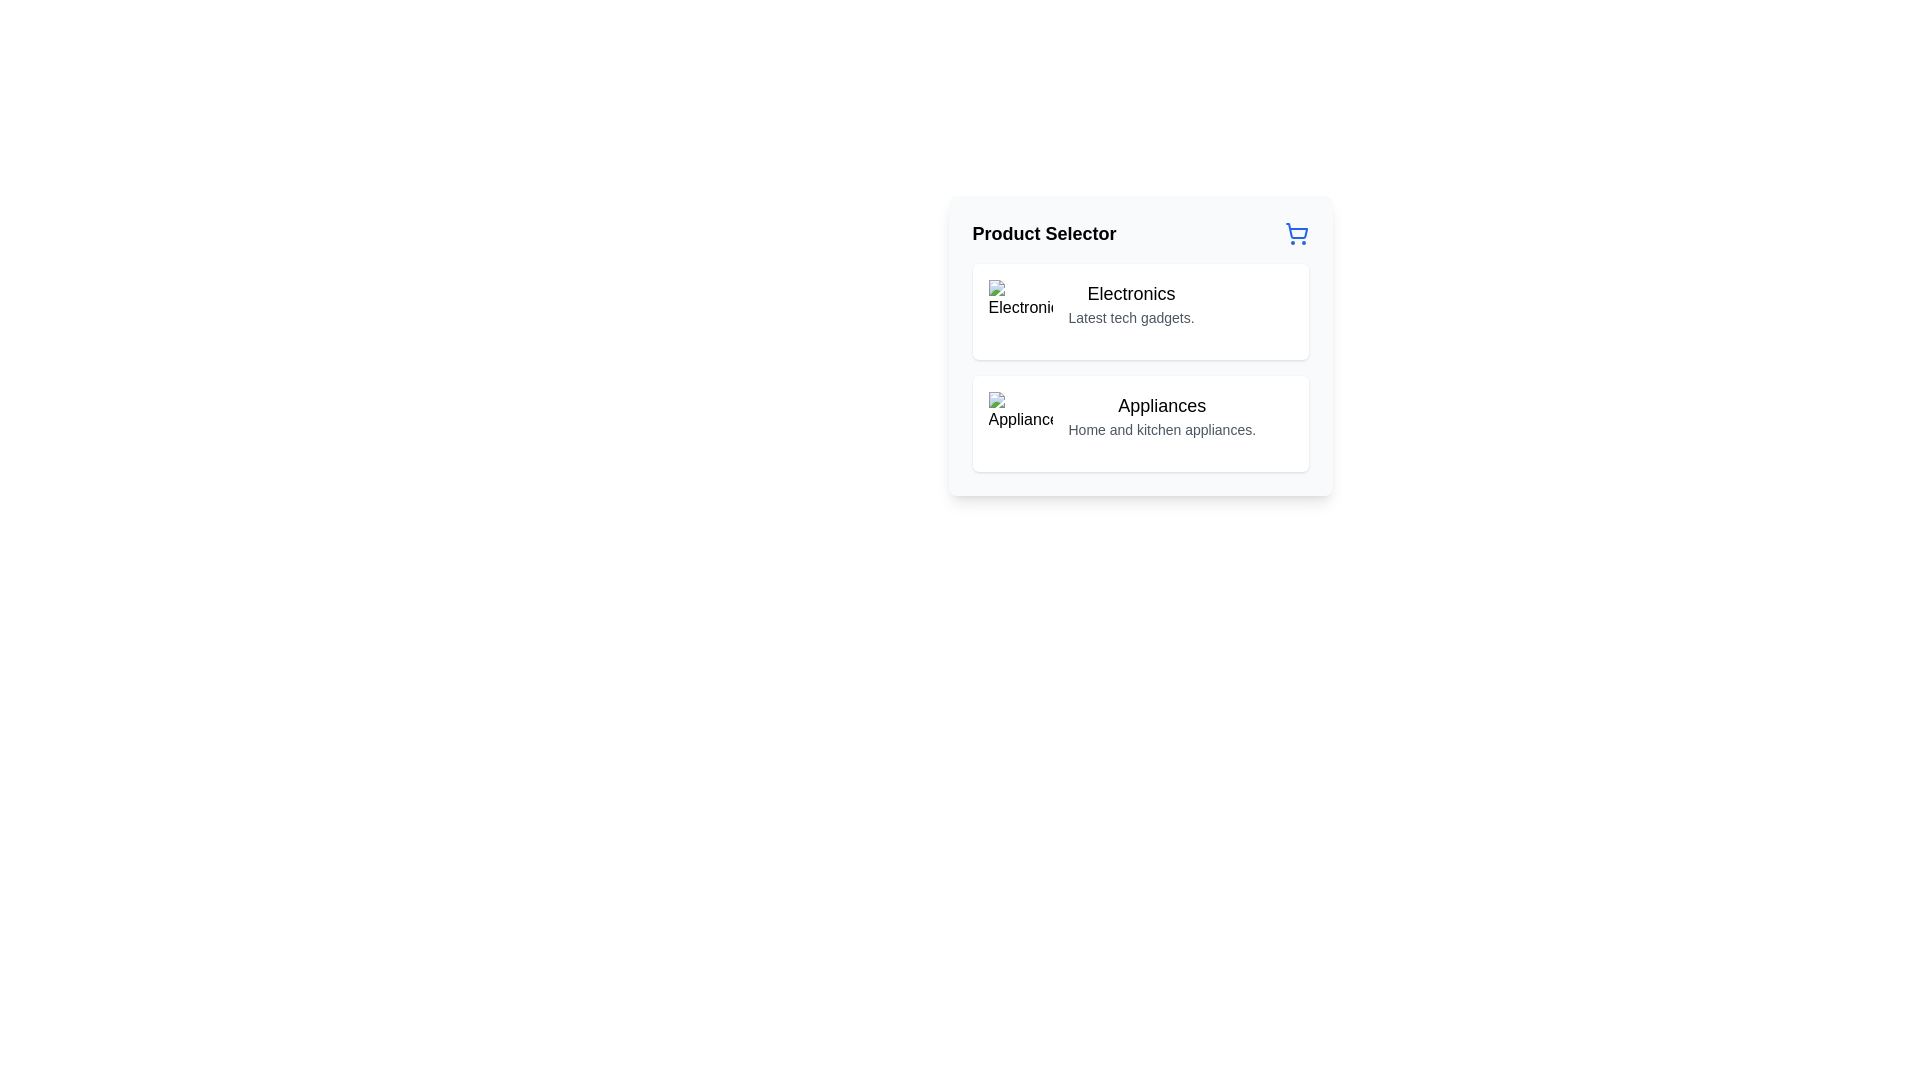  Describe the element at coordinates (1131, 316) in the screenshot. I see `the text element displaying 'Latest tech gadgets.', which is styled with a smaller font size and a gray color, located below the bold 'Electronics' title in the 'Electronics' section` at that location.